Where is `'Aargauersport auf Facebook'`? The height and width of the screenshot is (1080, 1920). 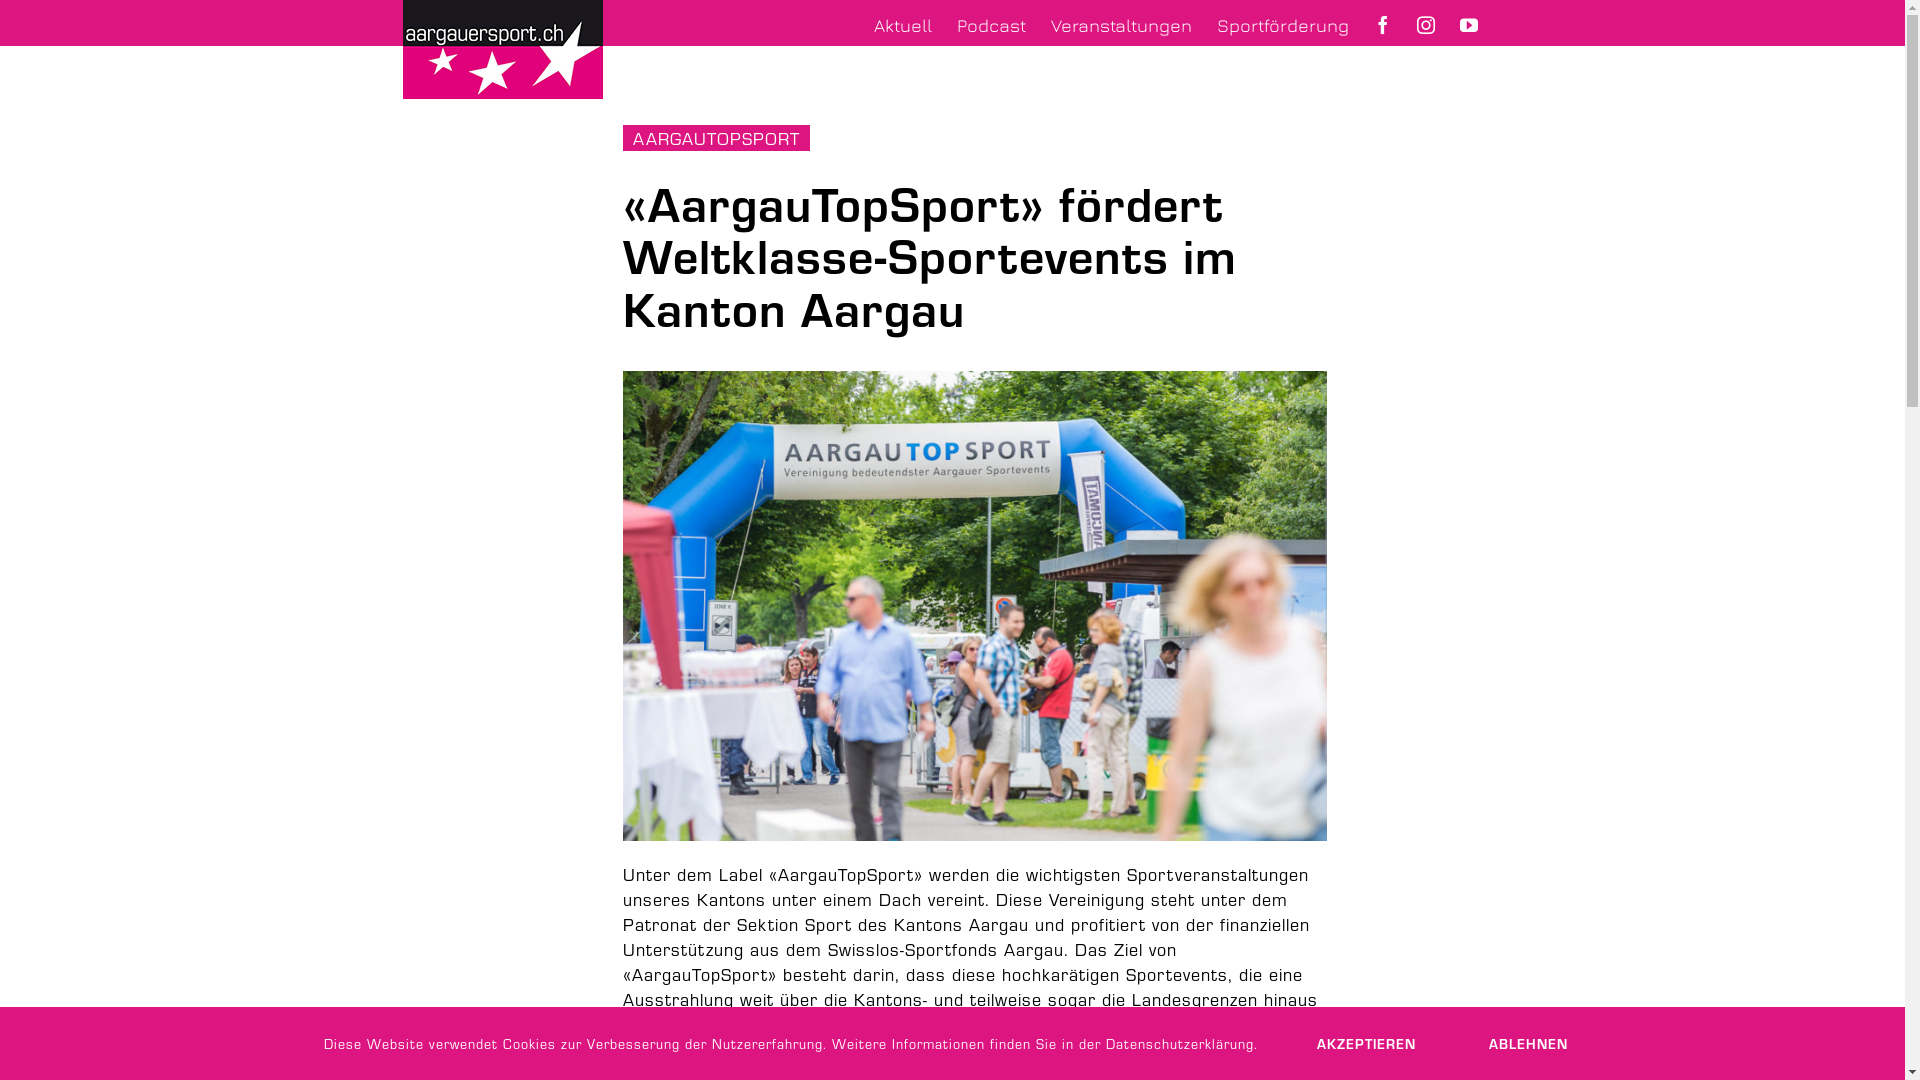
'Aargauersport auf Facebook' is located at coordinates (1372, 27).